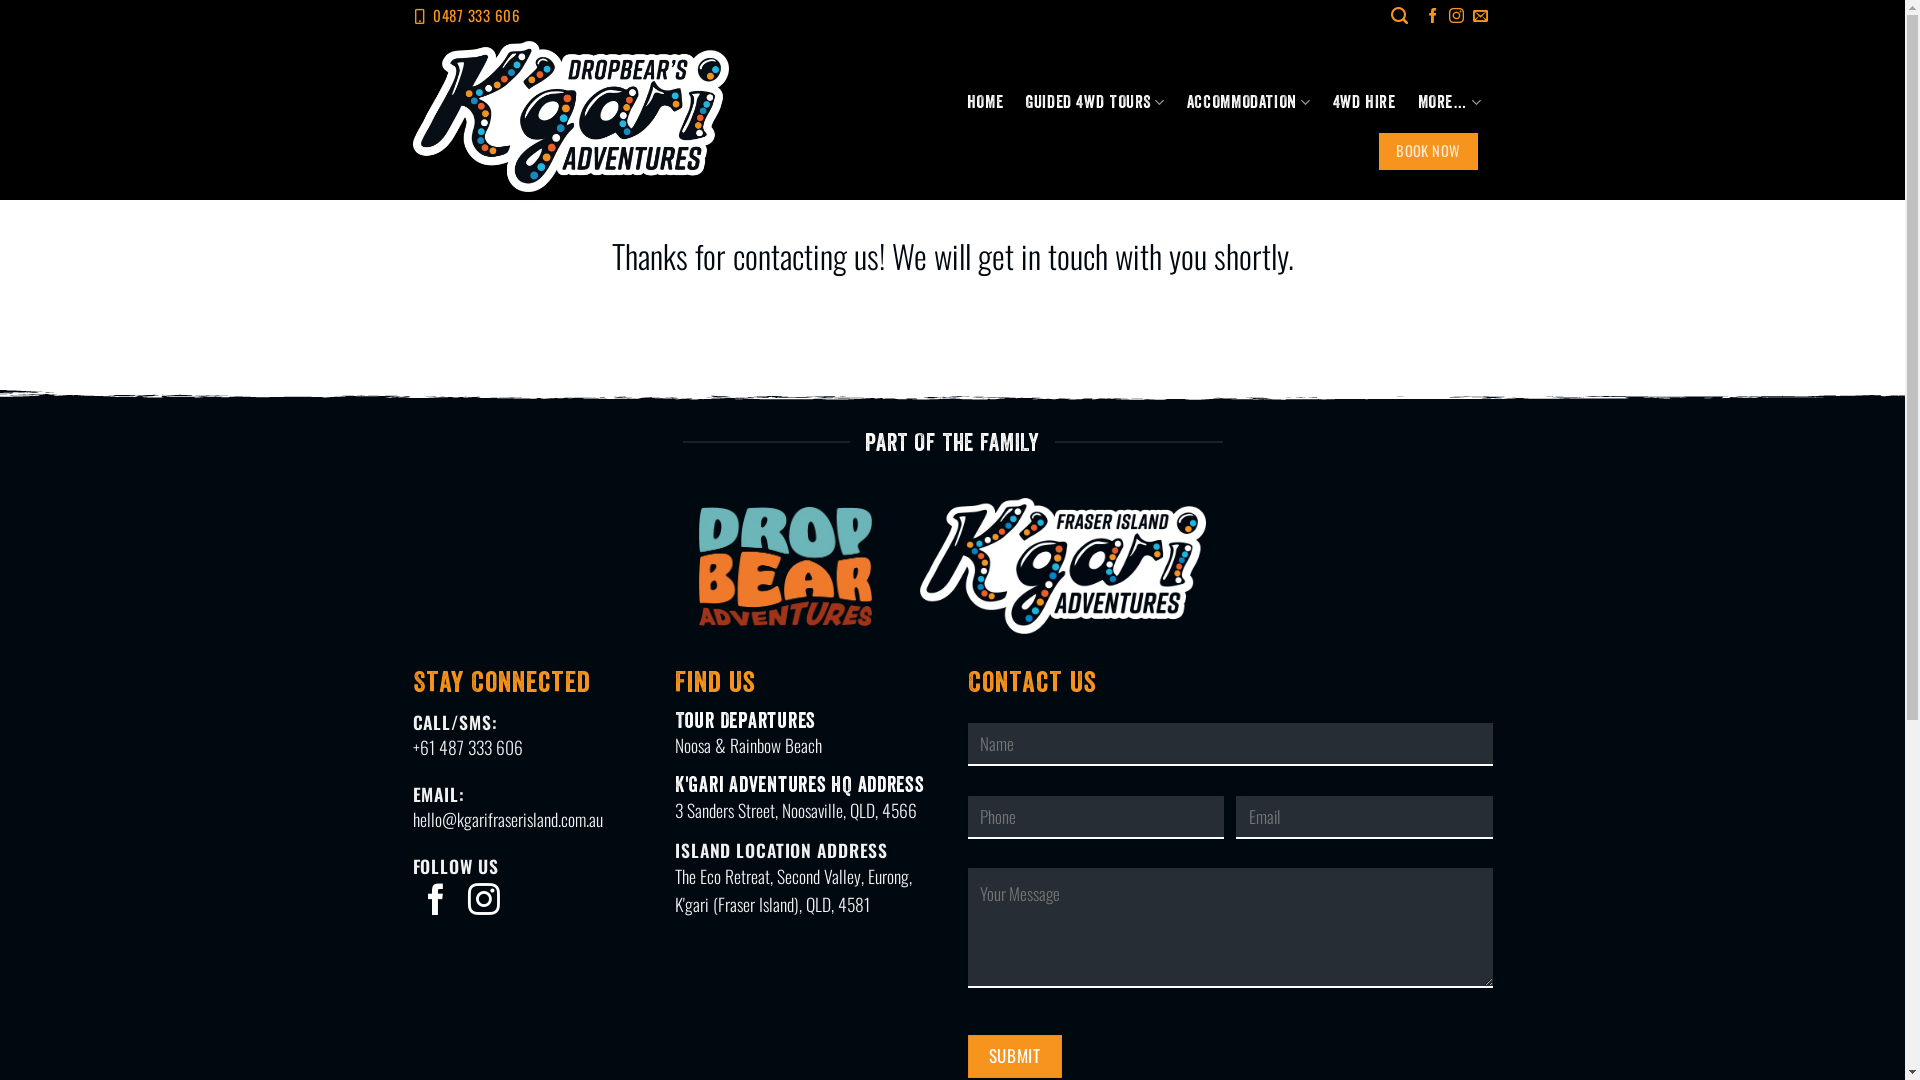  Describe the element at coordinates (507, 818) in the screenshot. I see `'hello@kgarifraserisland.com.au'` at that location.